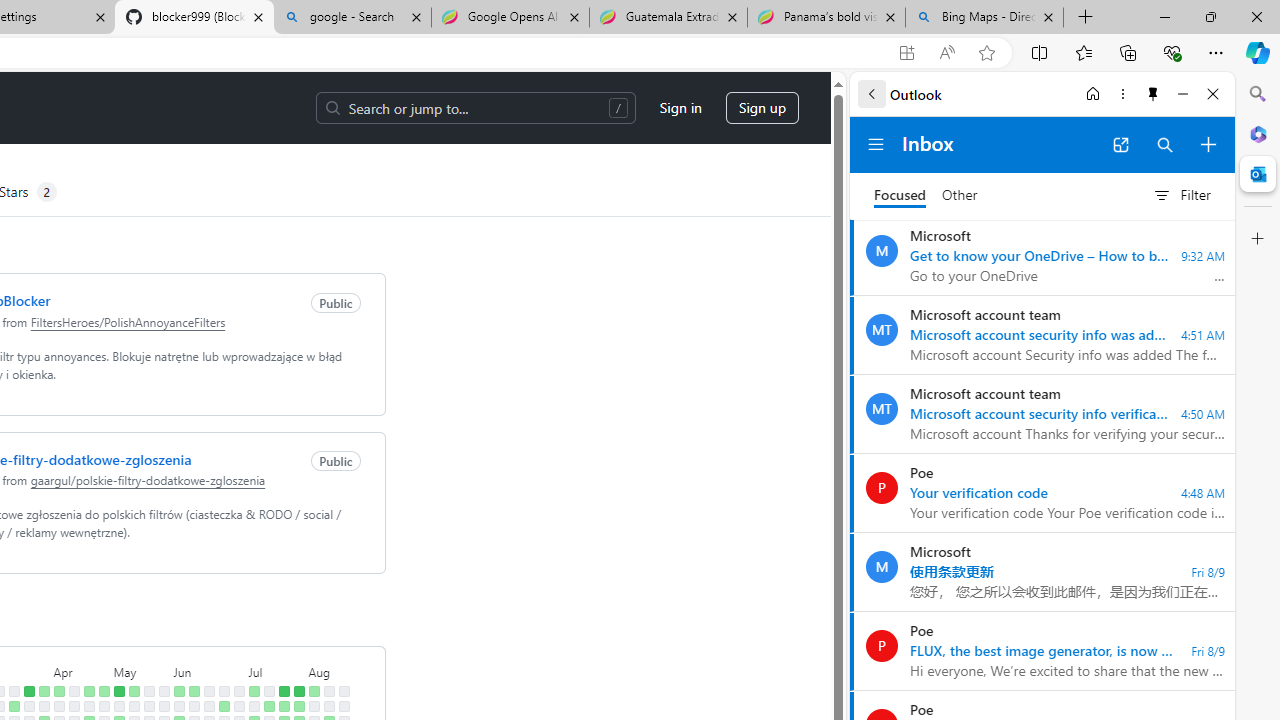 Image resolution: width=1280 pixels, height=720 pixels. What do you see at coordinates (871, 93) in the screenshot?
I see `'Back'` at bounding box center [871, 93].